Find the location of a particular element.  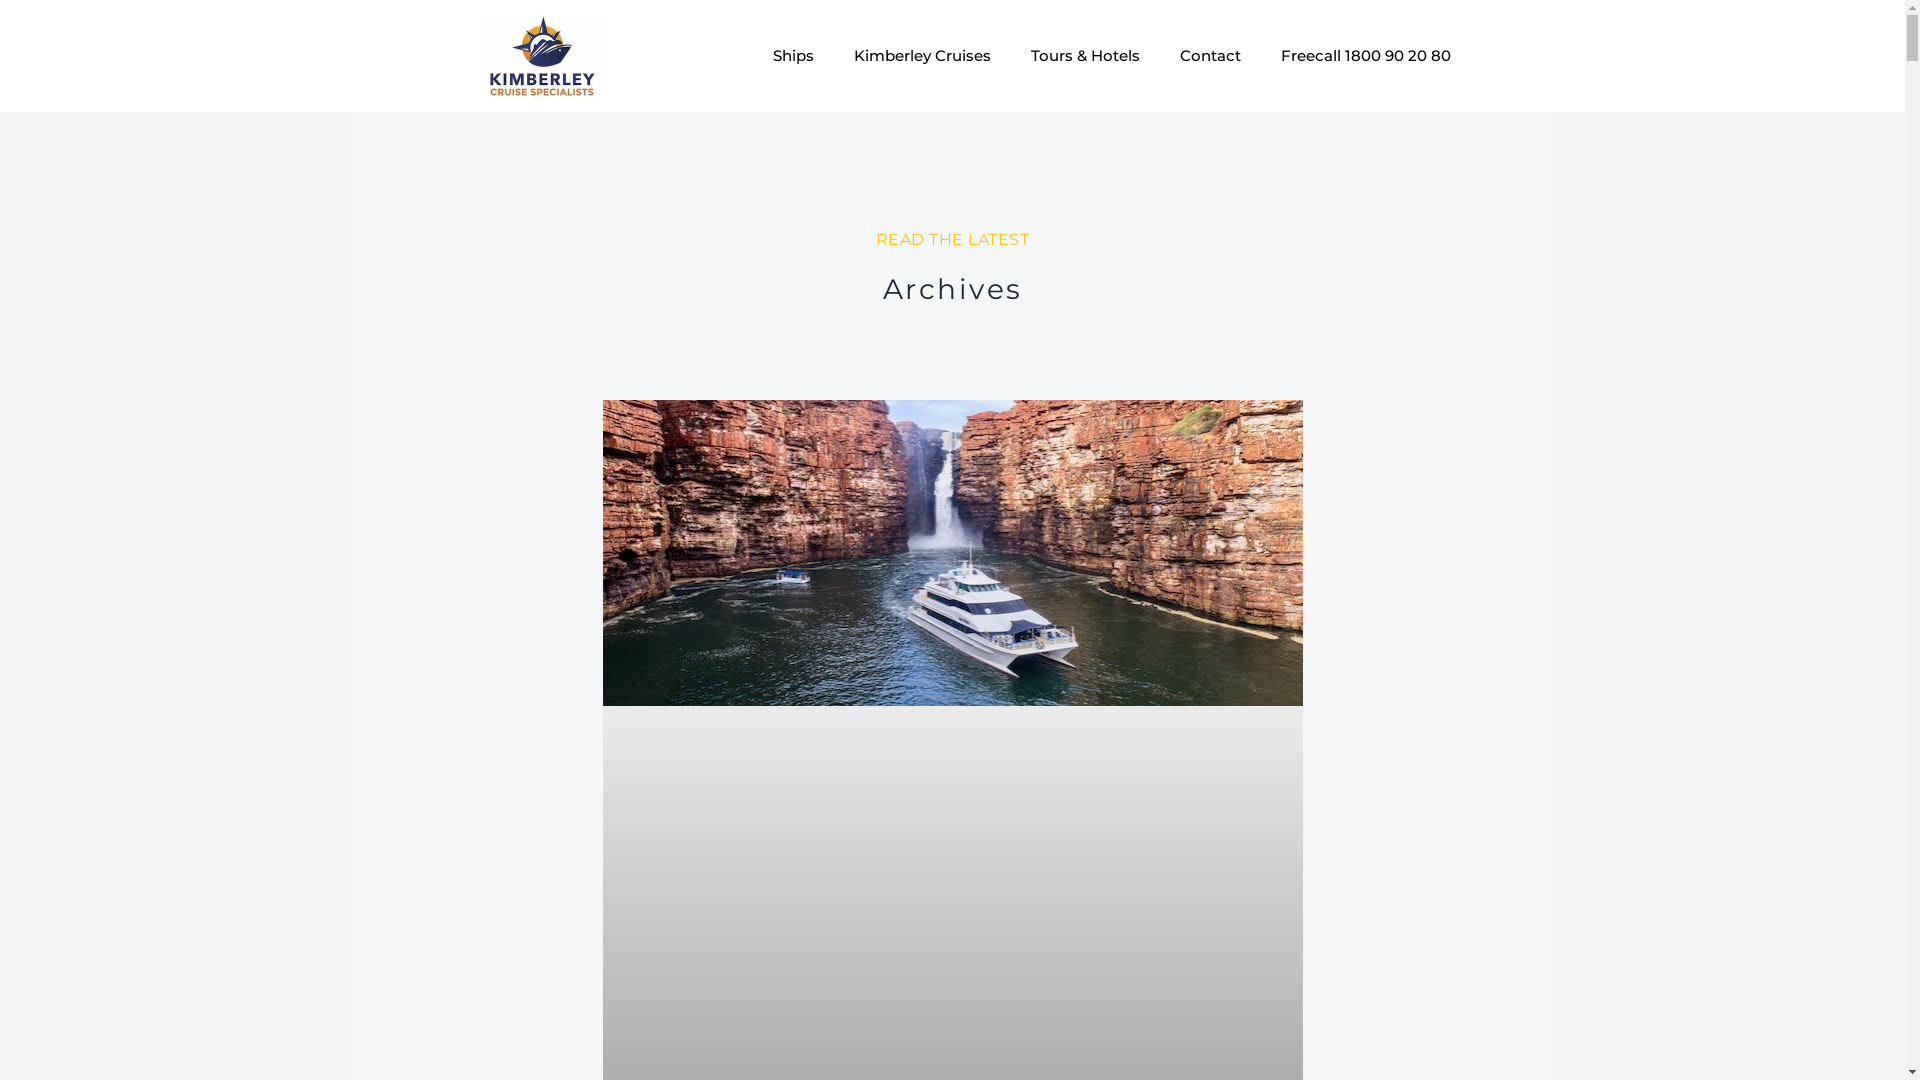

'Kimberley Cruises' is located at coordinates (921, 55).